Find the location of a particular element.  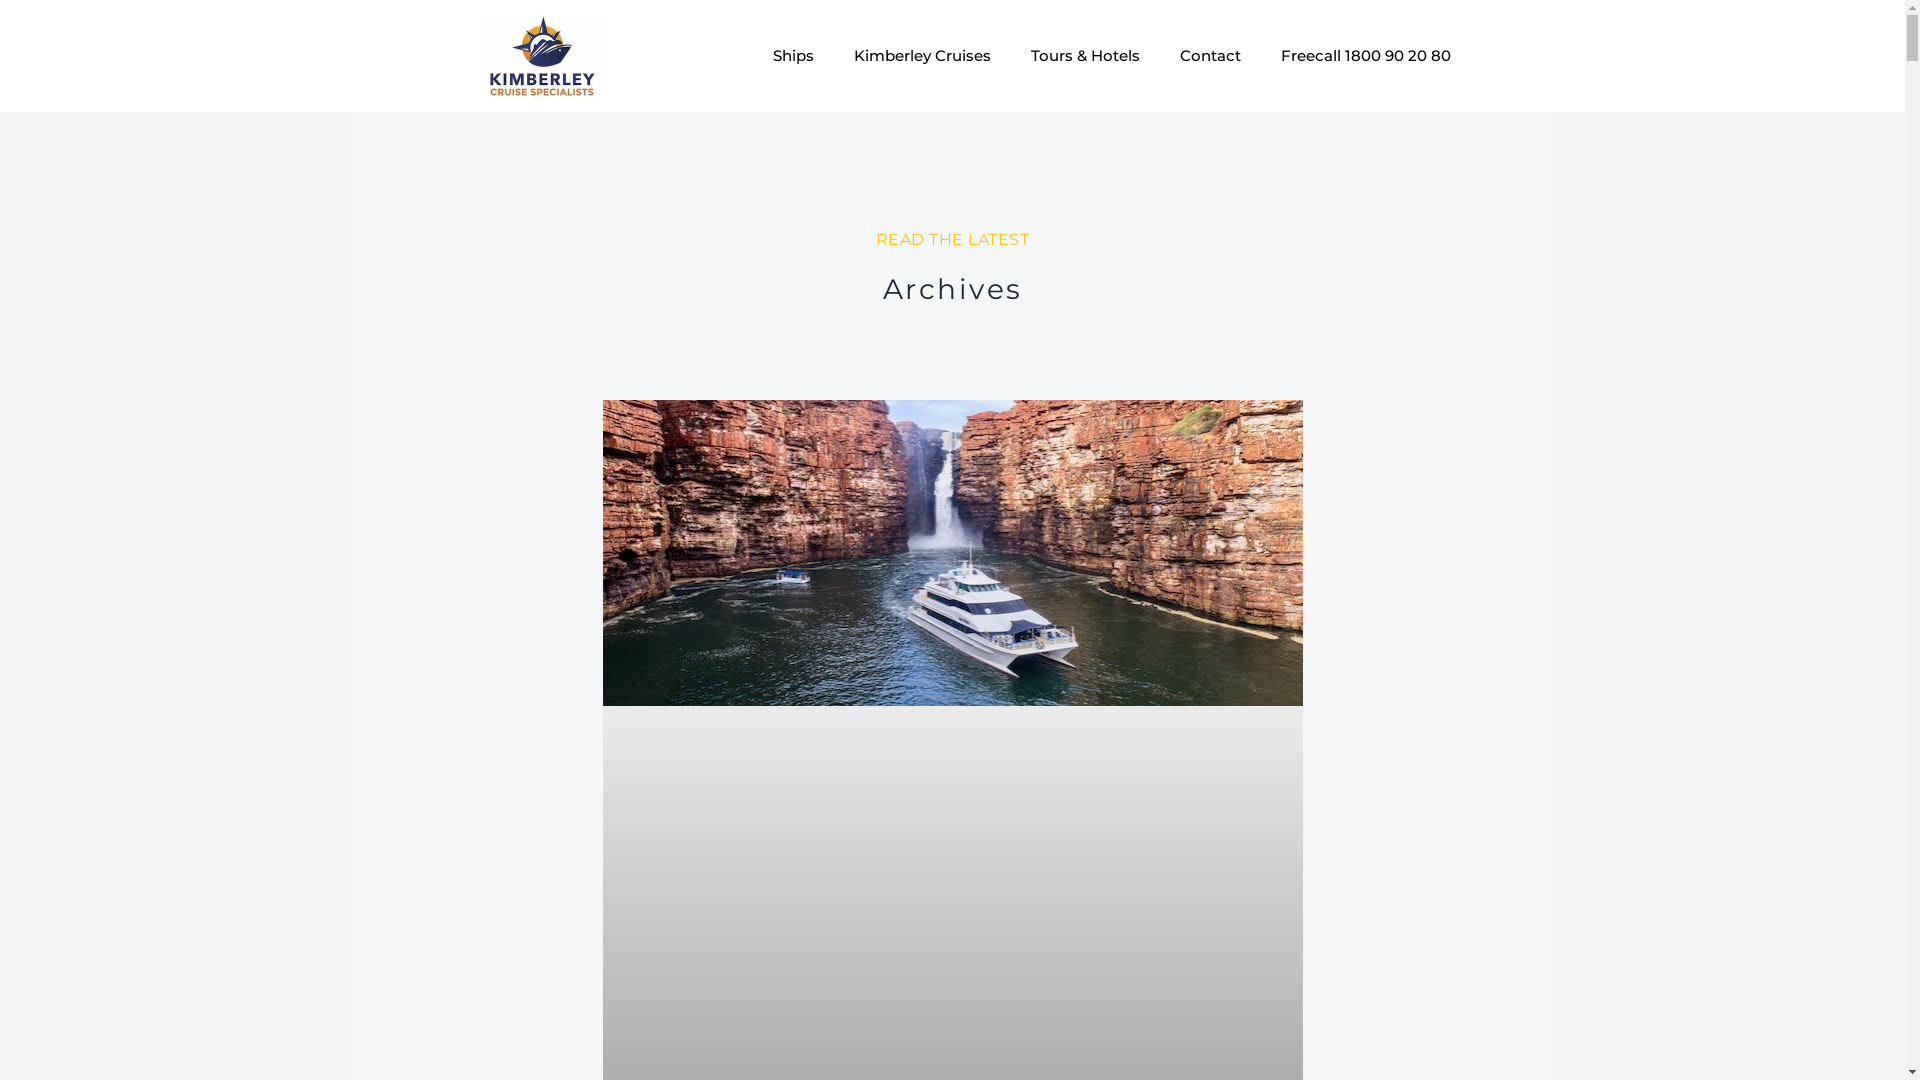

'Kimberley Cruises' is located at coordinates (921, 55).